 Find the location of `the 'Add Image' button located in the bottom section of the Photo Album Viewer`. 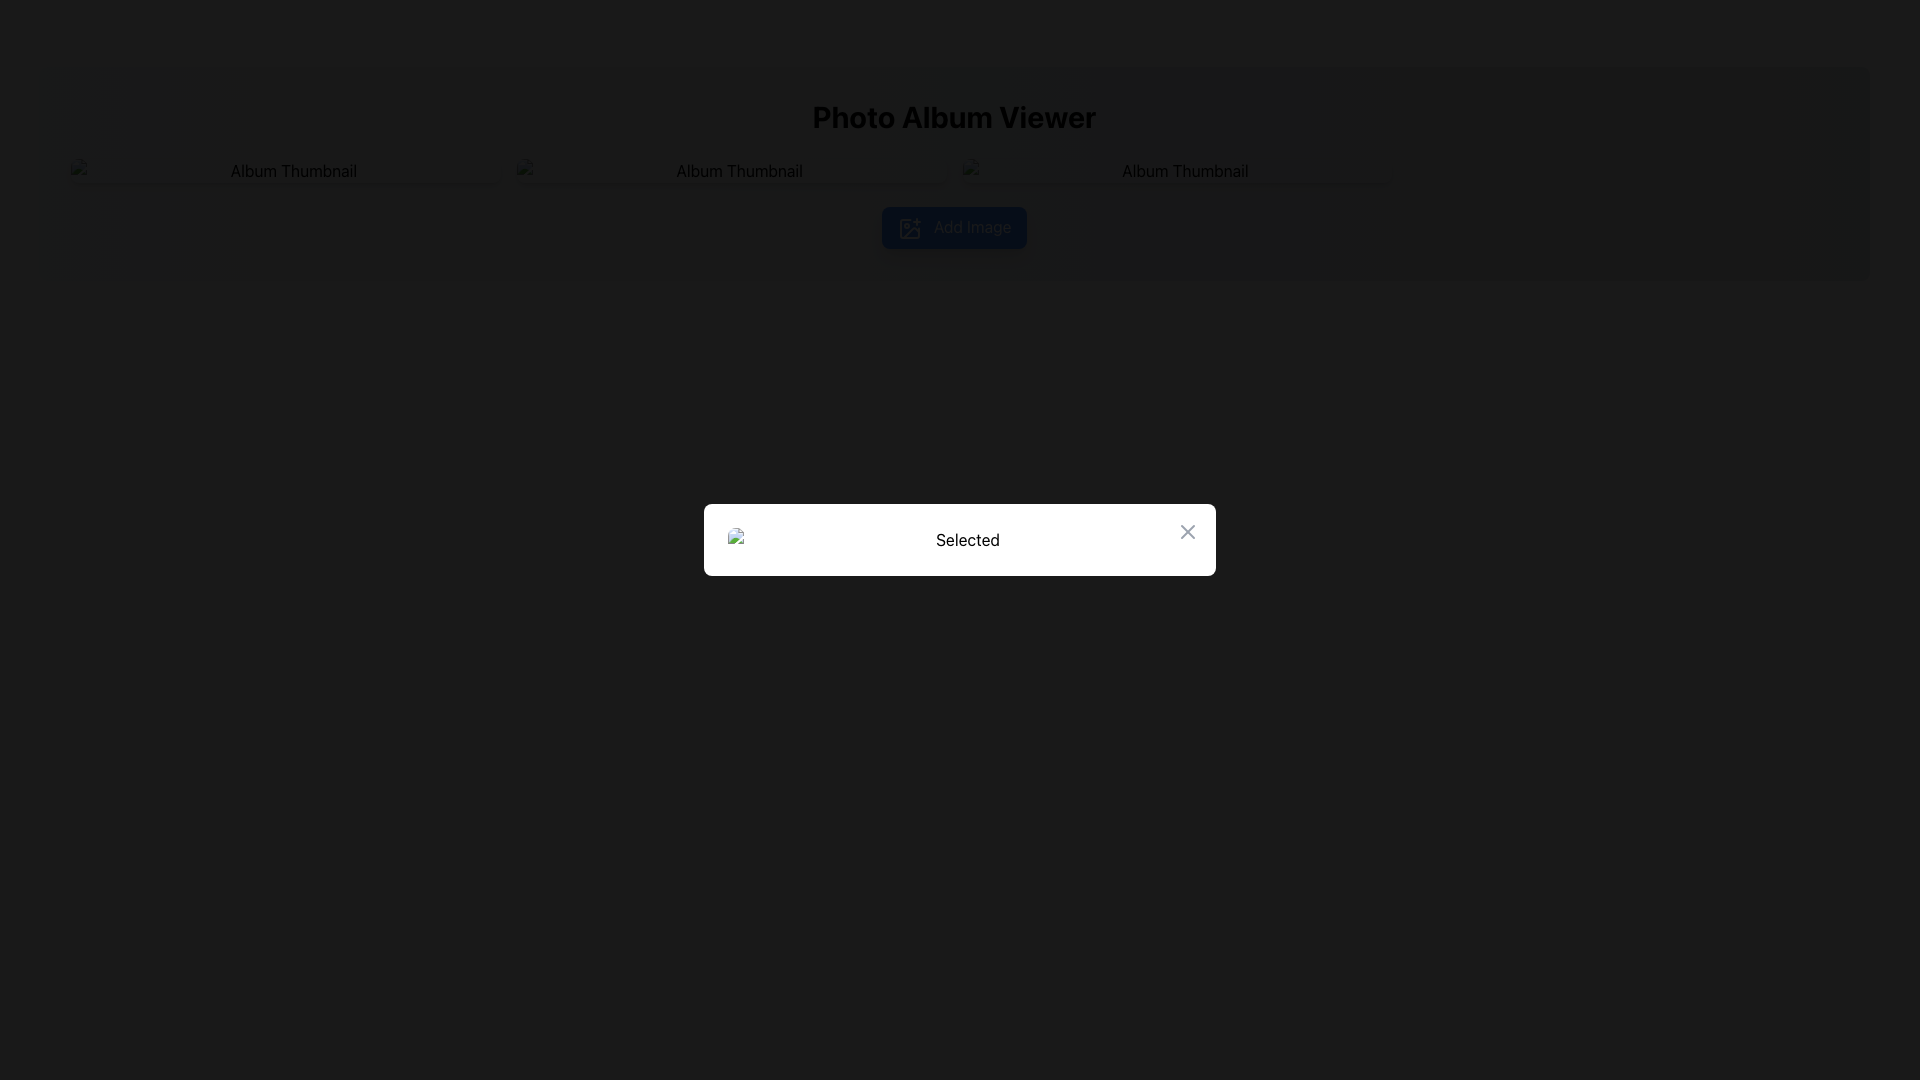

the 'Add Image' button located in the bottom section of the Photo Album Viewer is located at coordinates (953, 226).